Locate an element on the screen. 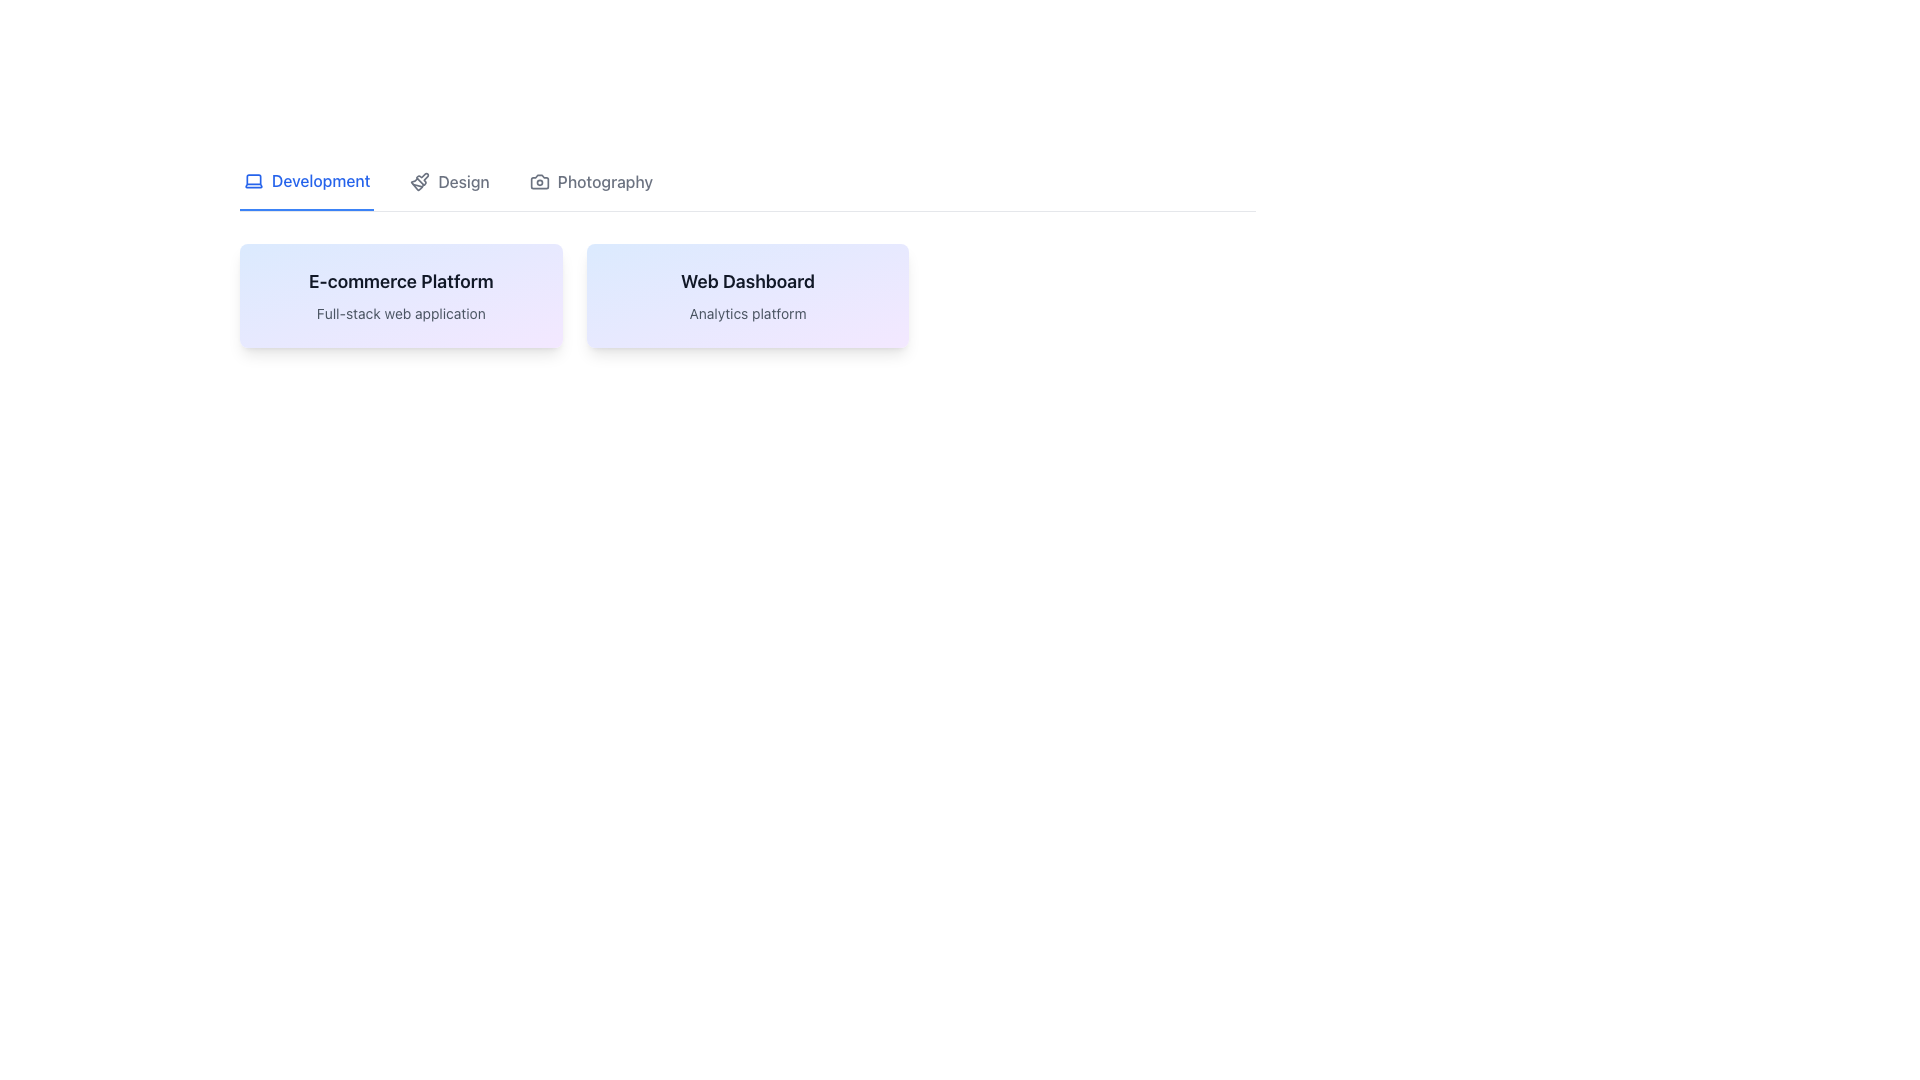 The width and height of the screenshot is (1920, 1080). the text label that says 'Analytics platform', which is styled as a secondary label in a smaller font size under the heading 'Web Dashboard' is located at coordinates (747, 313).